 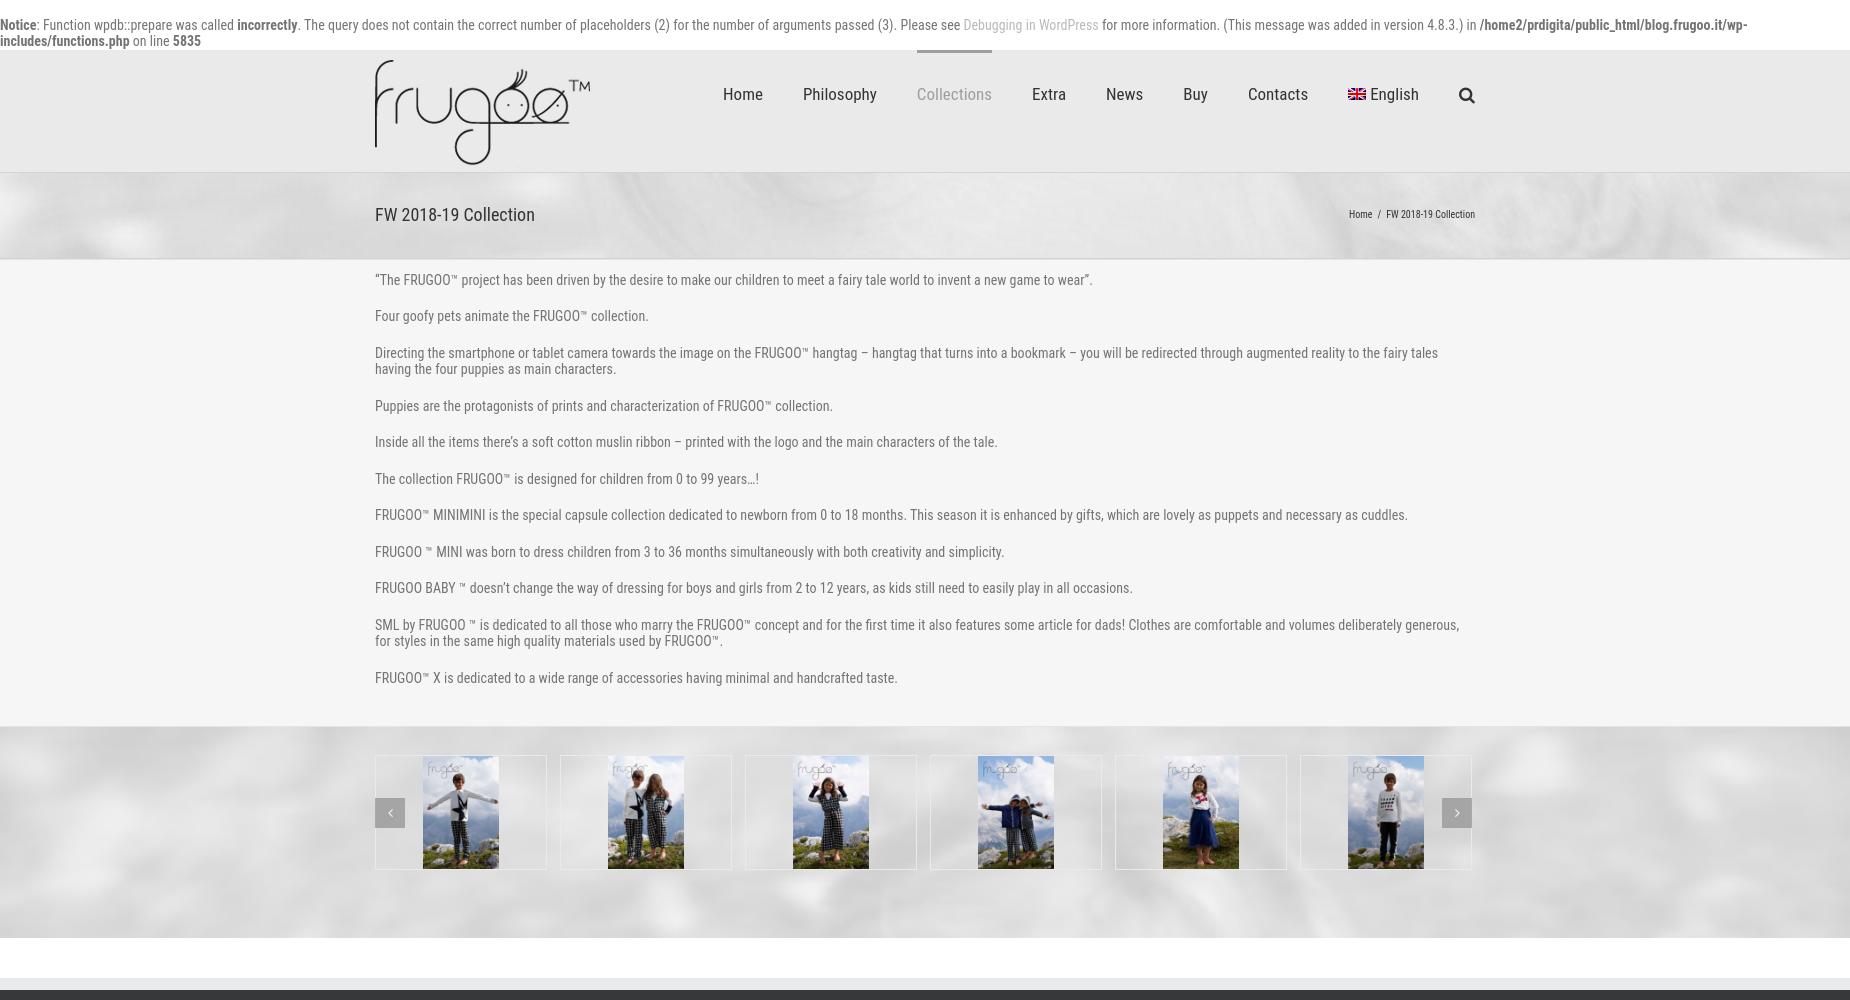 I want to click on 'FRUGOO™ X is dedicated to a wide range of accessories having minimal and handcrafted taste.', so click(x=636, y=677).